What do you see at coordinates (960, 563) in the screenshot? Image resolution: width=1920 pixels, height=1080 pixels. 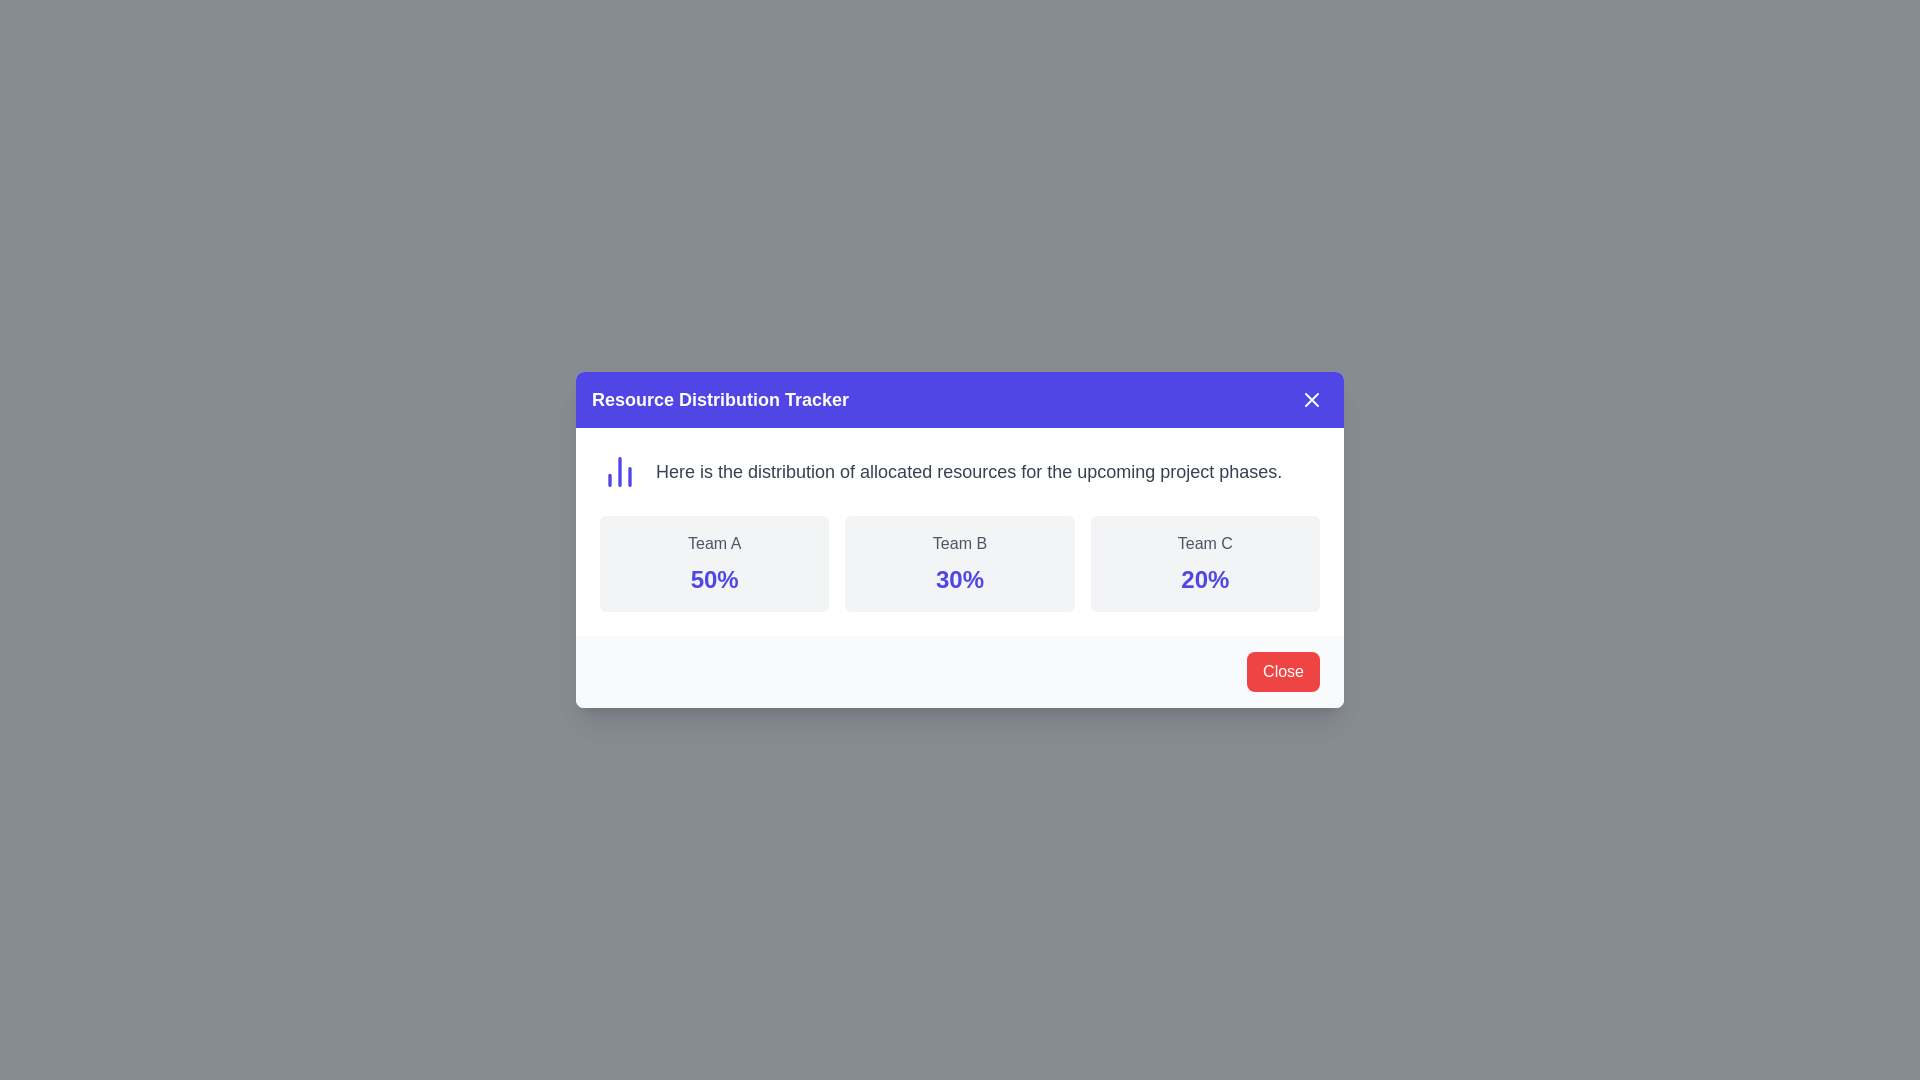 I see `label and value for resource allocations among 'Team A', 'Team B', and 'Team C' in the horizontal card group located at the center-bottom region of the modal dialog` at bounding box center [960, 563].